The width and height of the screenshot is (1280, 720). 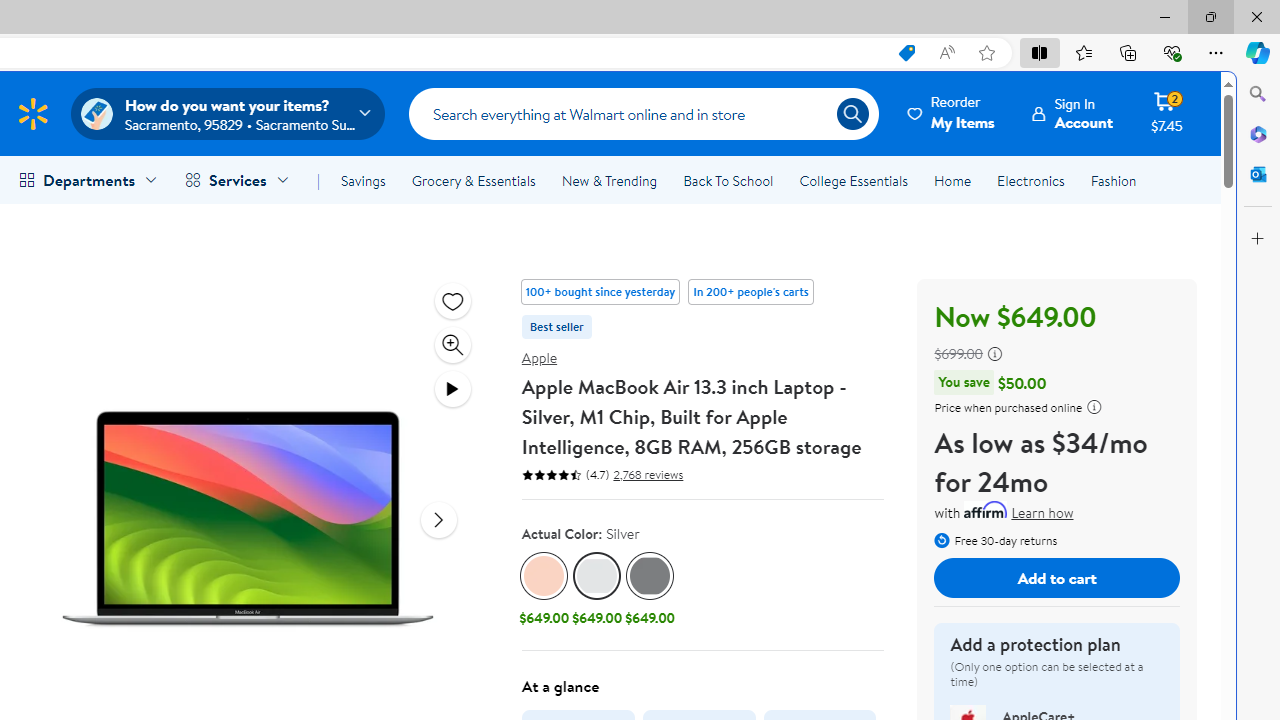 What do you see at coordinates (951, 113) in the screenshot?
I see `'Reorder My Items'` at bounding box center [951, 113].